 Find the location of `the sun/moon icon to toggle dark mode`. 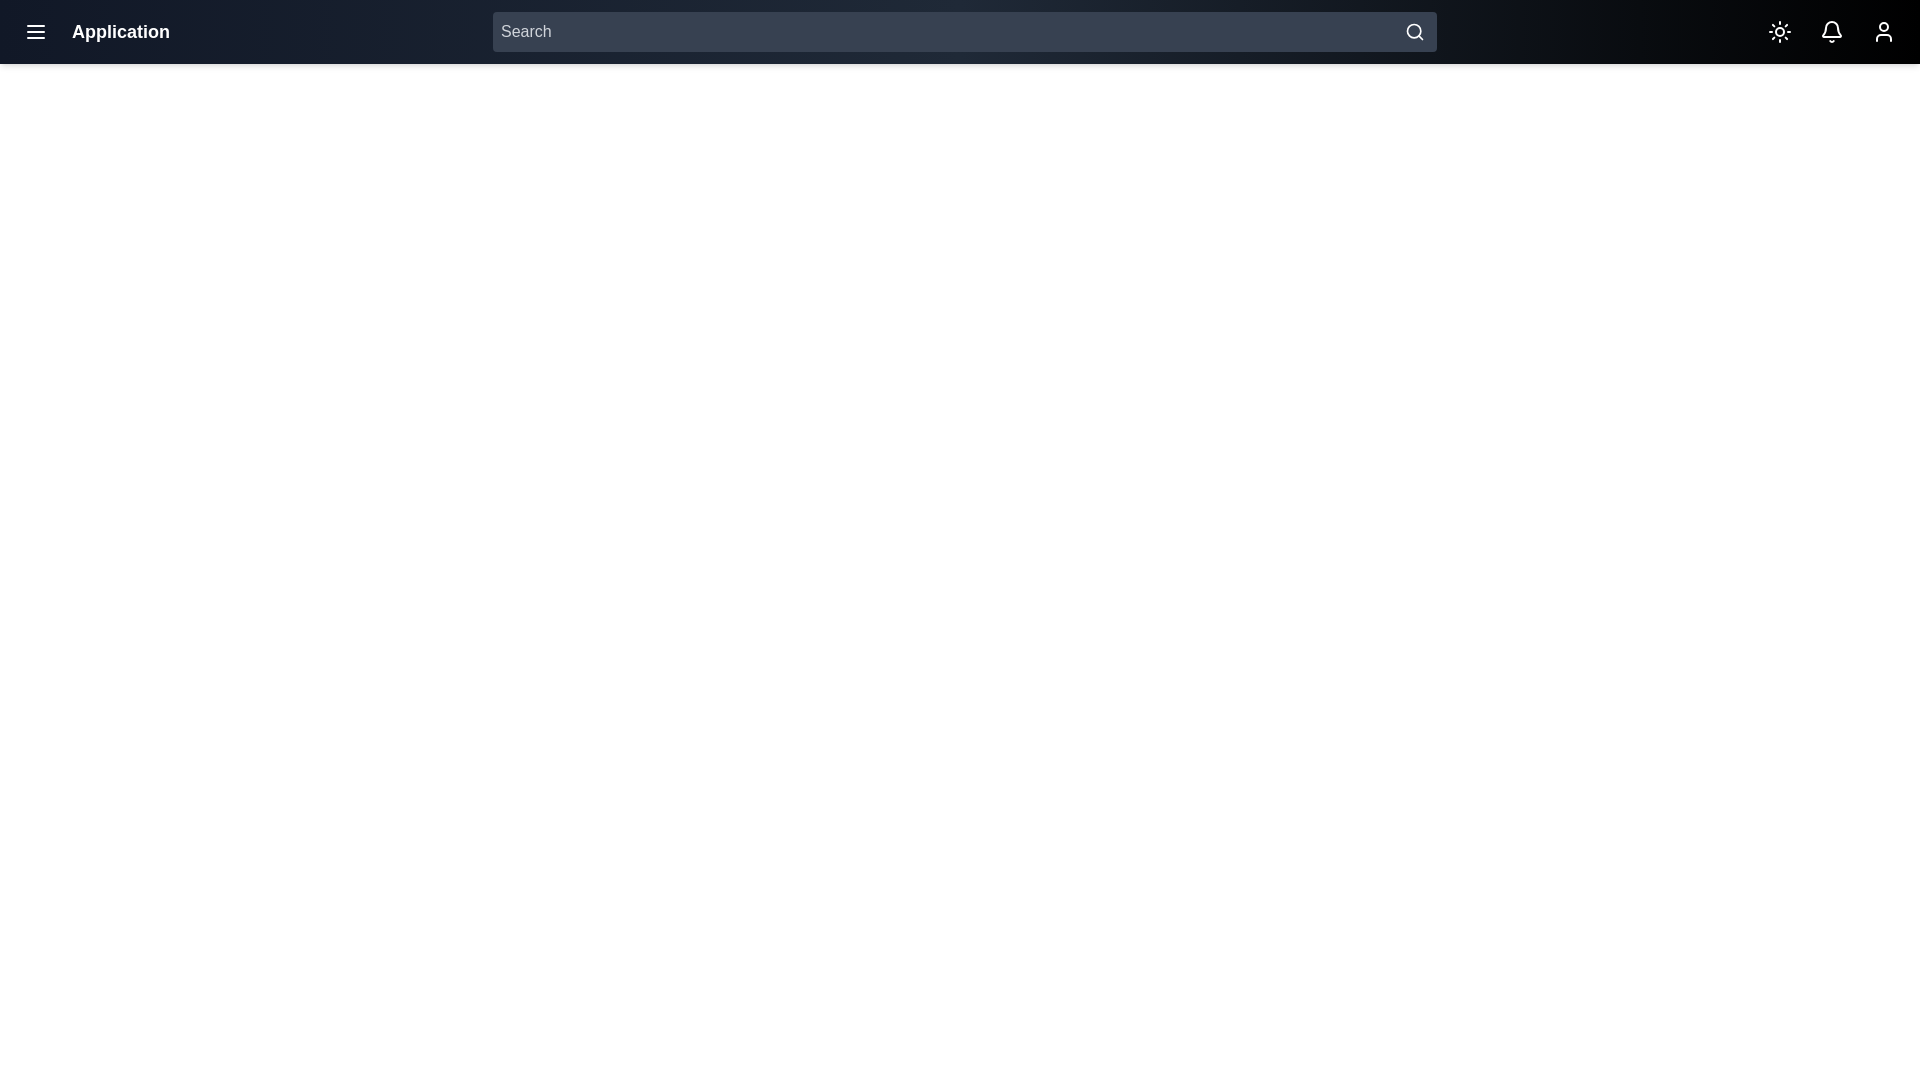

the sun/moon icon to toggle dark mode is located at coordinates (1780, 31).